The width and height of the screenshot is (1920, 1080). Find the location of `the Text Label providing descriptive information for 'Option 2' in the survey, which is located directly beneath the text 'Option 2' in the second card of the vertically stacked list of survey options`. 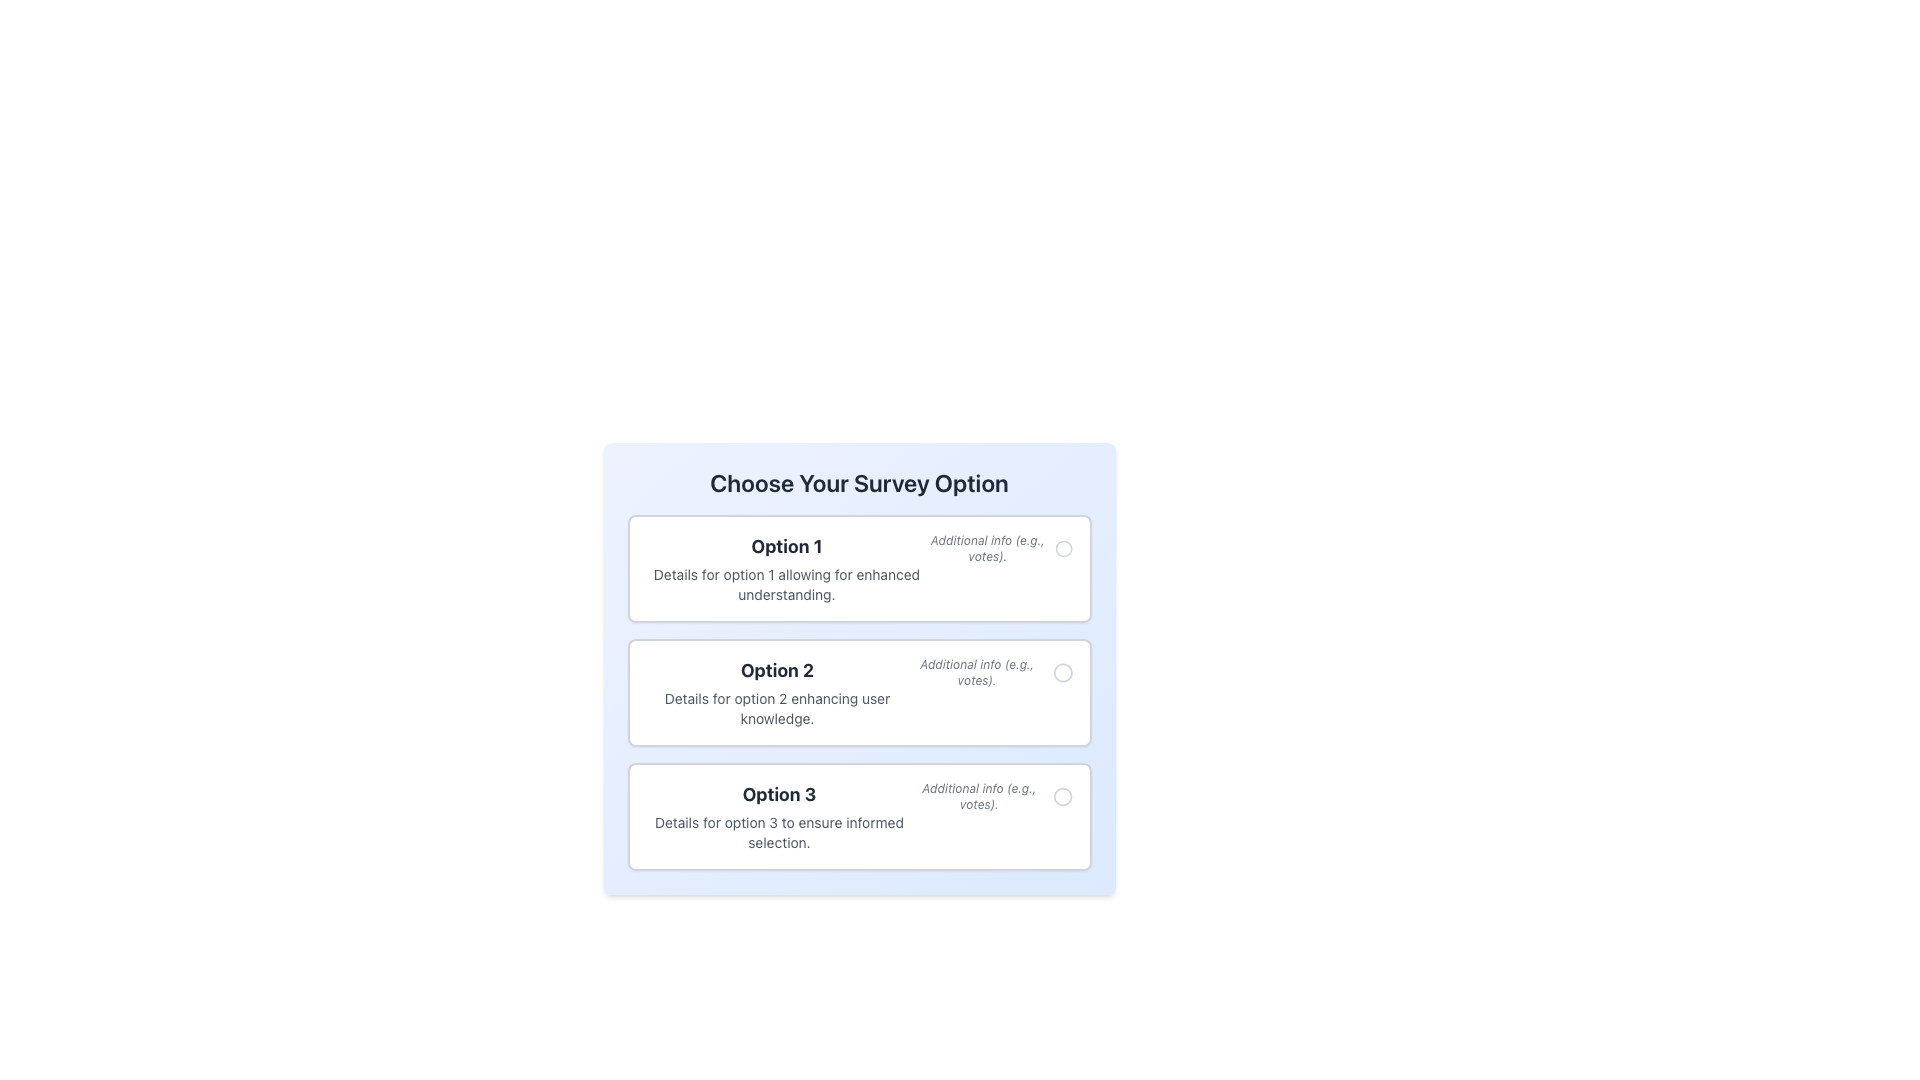

the Text Label providing descriptive information for 'Option 2' in the survey, which is located directly beneath the text 'Option 2' in the second card of the vertically stacked list of survey options is located at coordinates (776, 708).